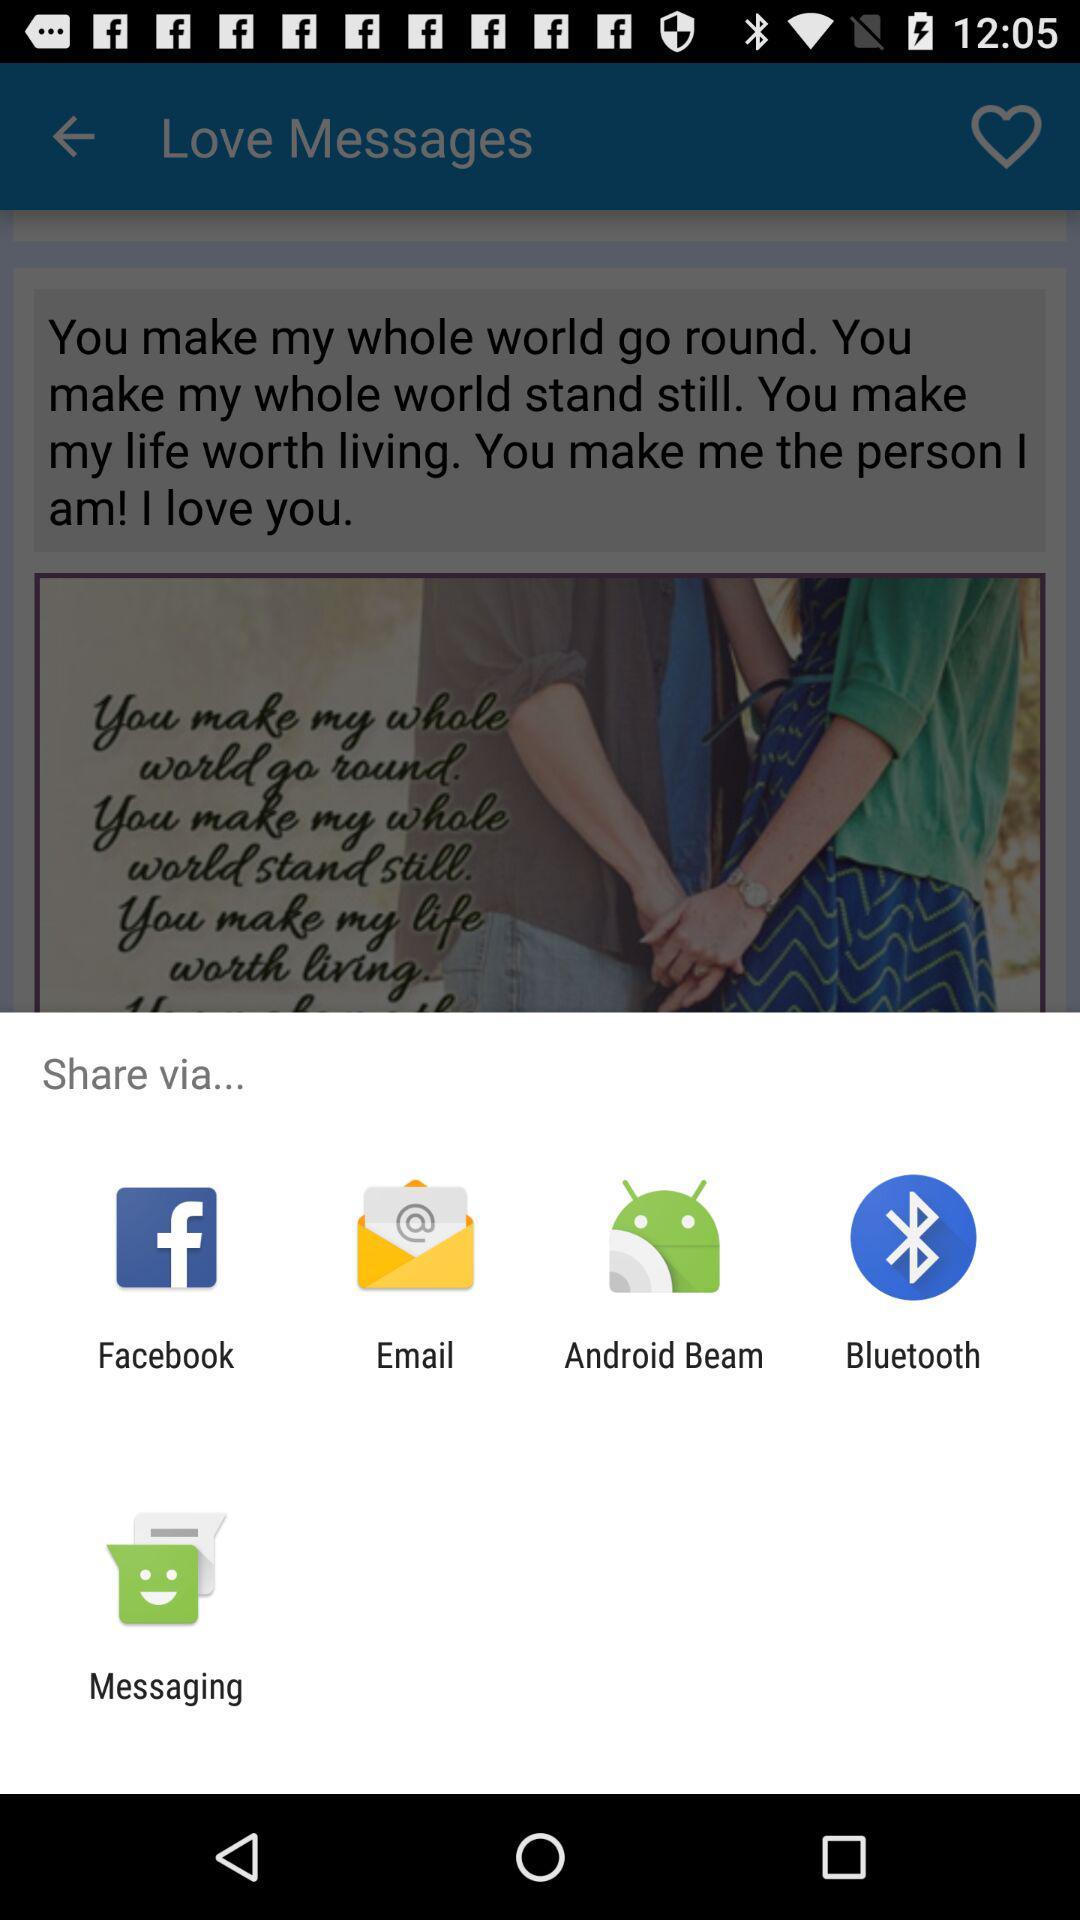 The height and width of the screenshot is (1920, 1080). I want to click on android beam item, so click(664, 1374).